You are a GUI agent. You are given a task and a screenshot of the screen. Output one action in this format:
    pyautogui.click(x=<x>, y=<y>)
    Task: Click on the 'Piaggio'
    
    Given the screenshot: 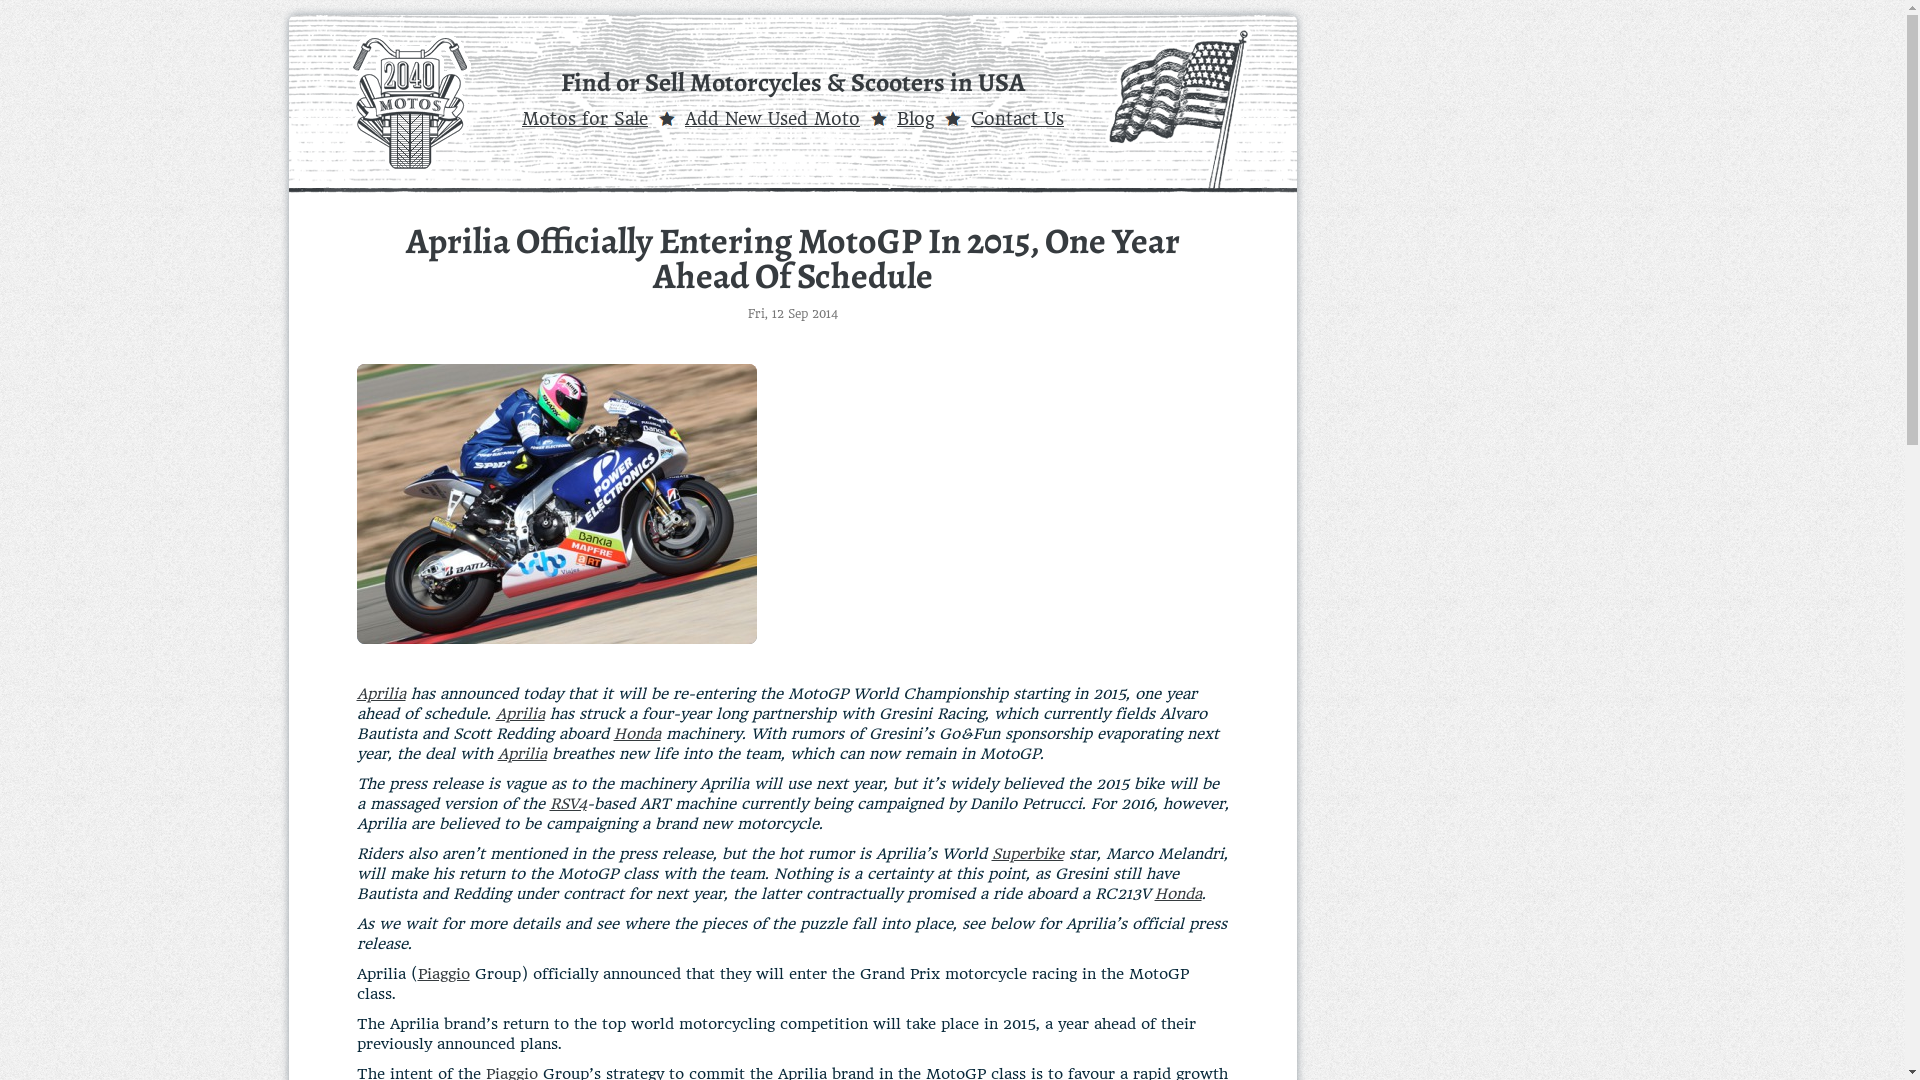 What is the action you would take?
    pyautogui.click(x=443, y=973)
    